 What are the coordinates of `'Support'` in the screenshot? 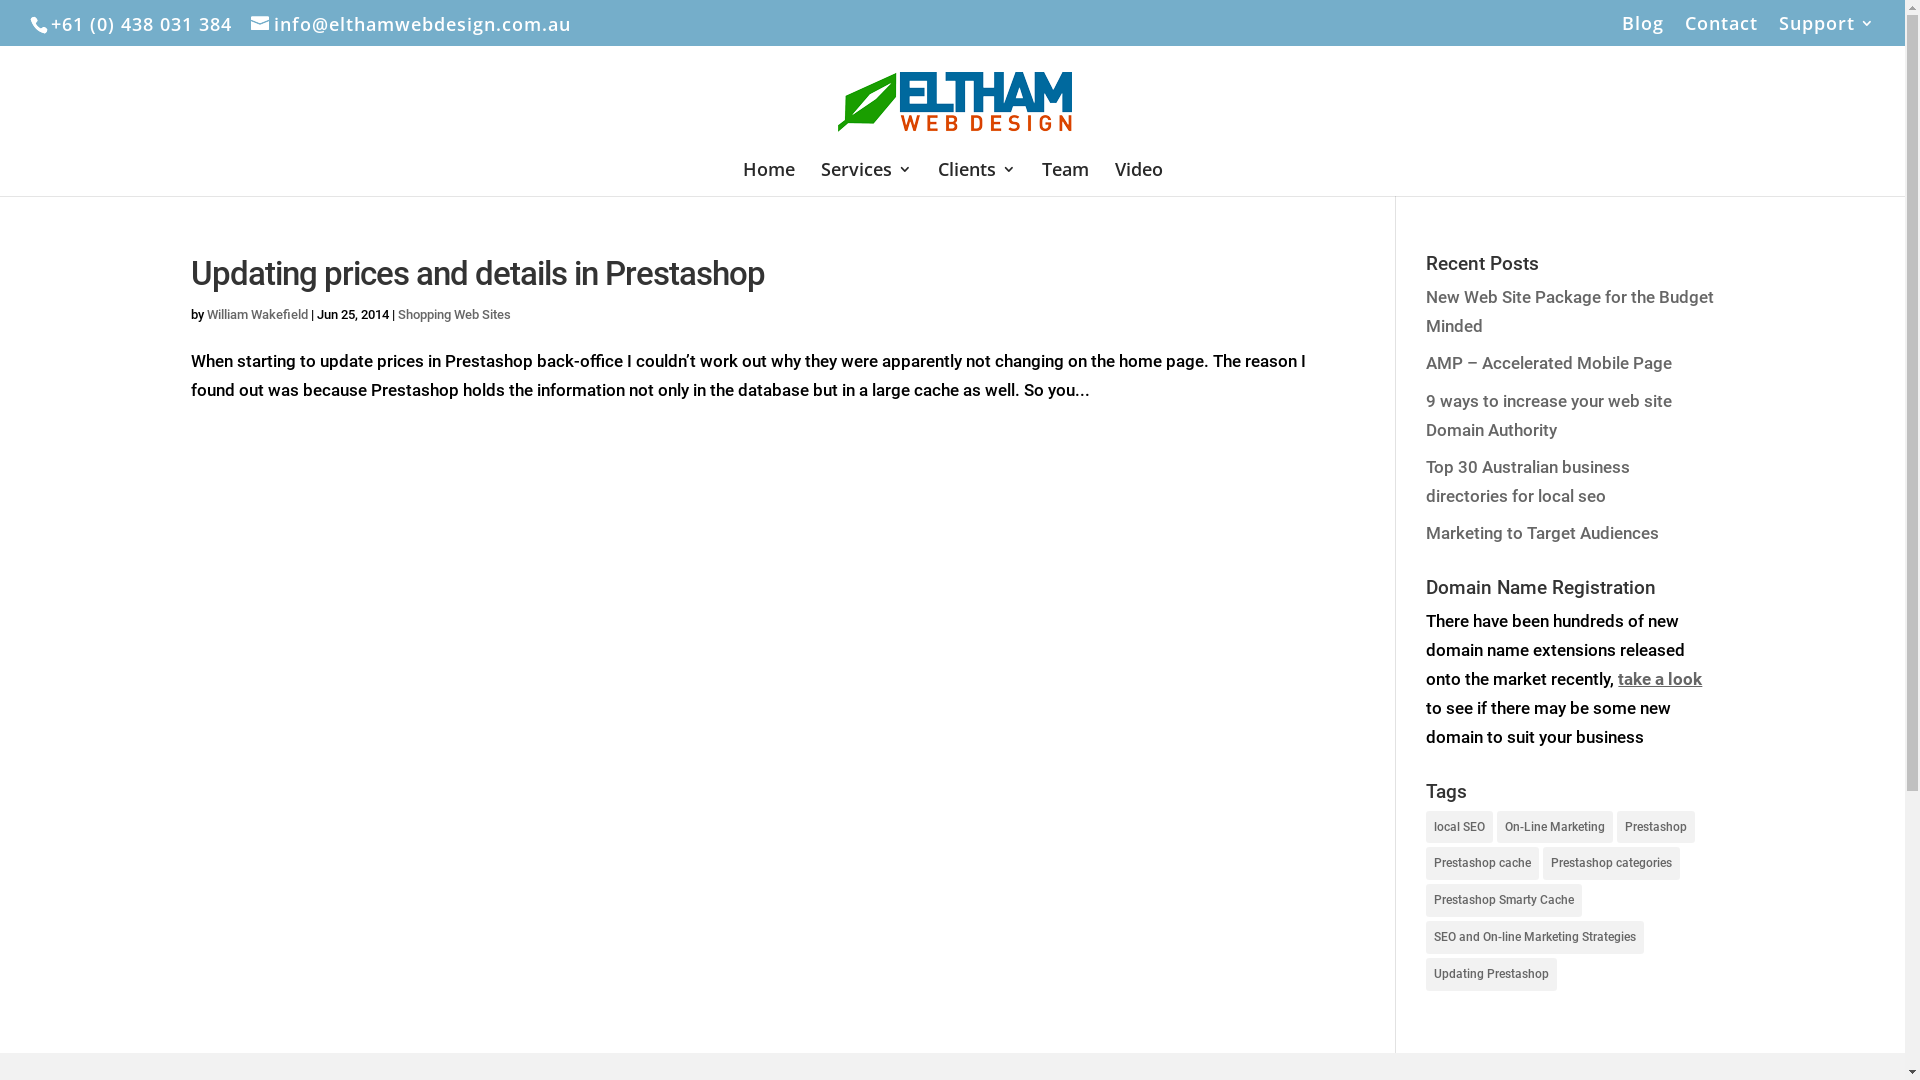 It's located at (1827, 30).